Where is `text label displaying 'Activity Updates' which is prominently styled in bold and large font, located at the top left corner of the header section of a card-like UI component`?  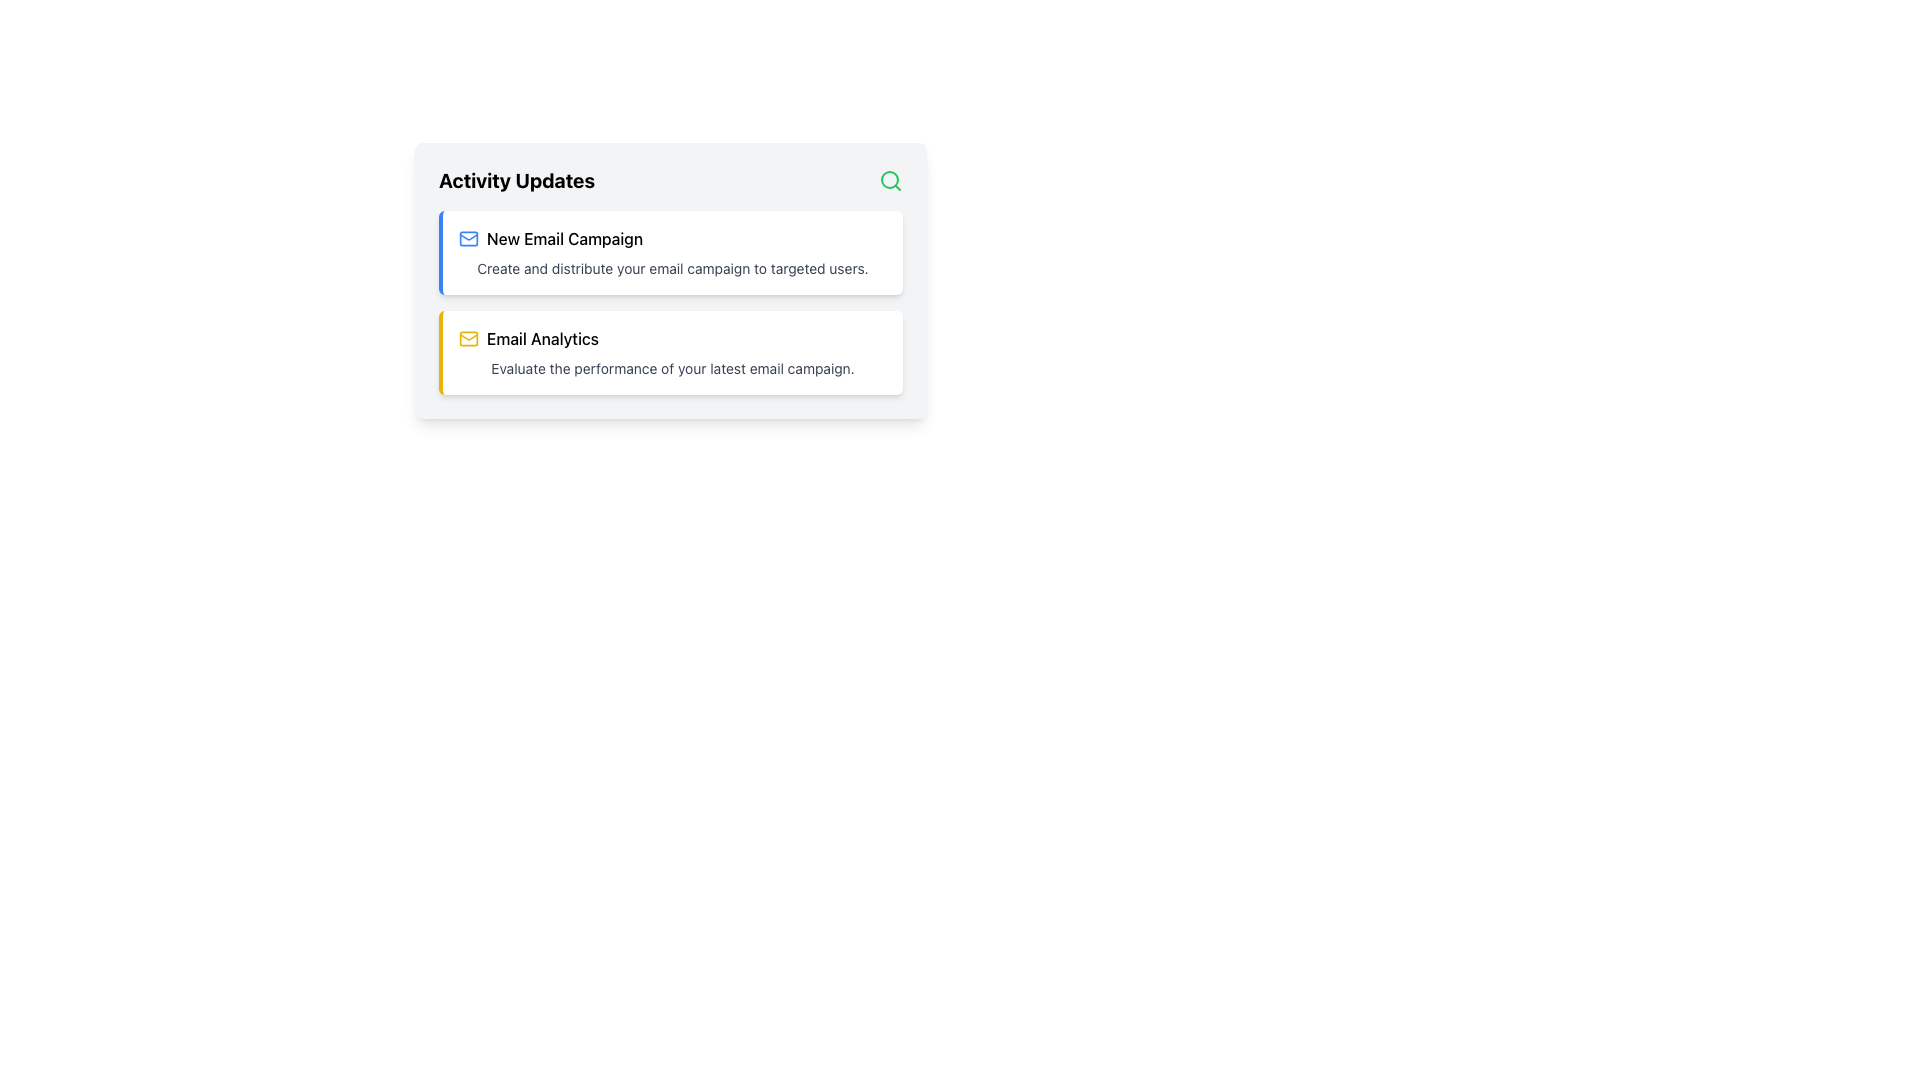
text label displaying 'Activity Updates' which is prominently styled in bold and large font, located at the top left corner of the header section of a card-like UI component is located at coordinates (517, 181).